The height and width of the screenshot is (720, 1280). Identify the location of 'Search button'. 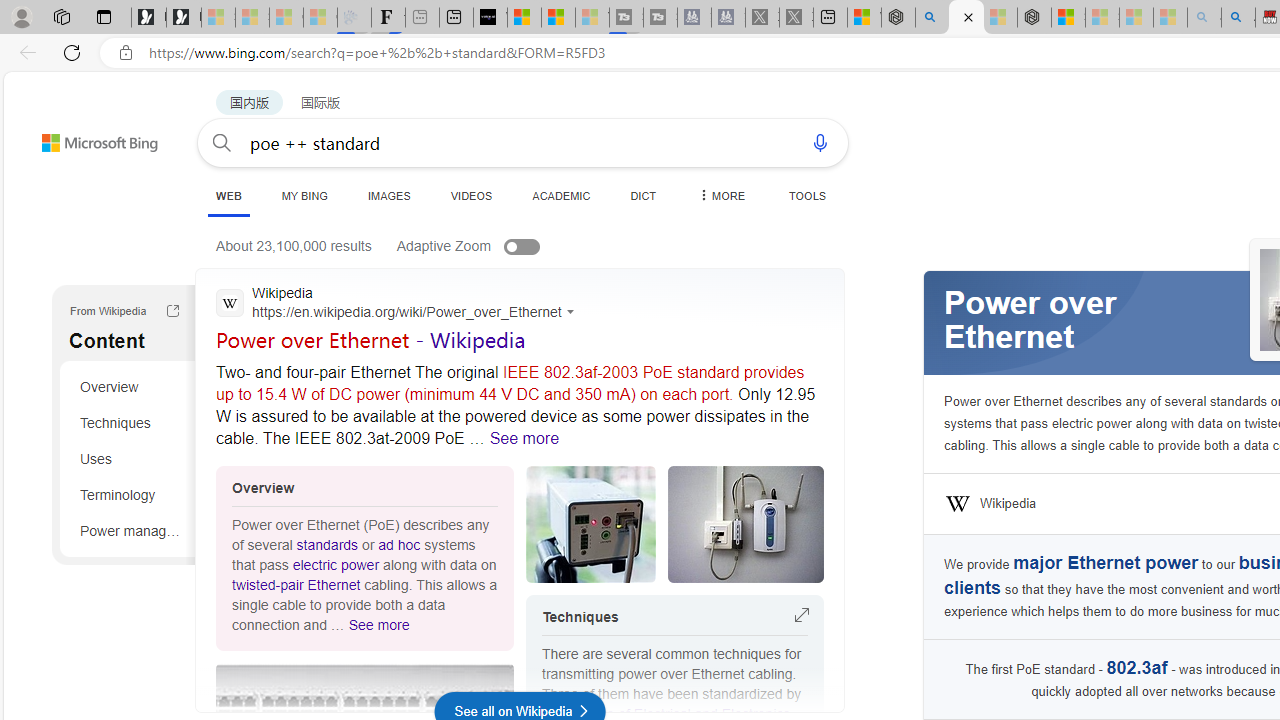
(222, 141).